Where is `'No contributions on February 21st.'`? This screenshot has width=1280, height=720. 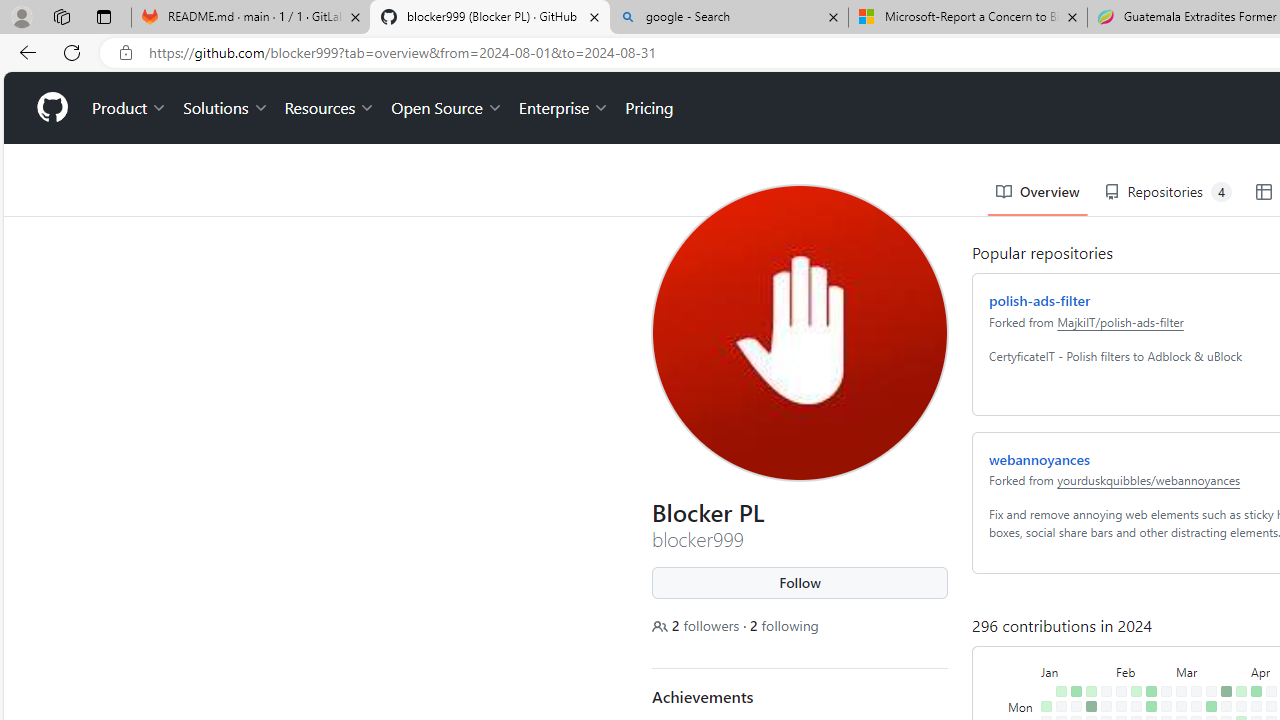
'No contributions on February 21st.' is located at coordinates (1147, 664).